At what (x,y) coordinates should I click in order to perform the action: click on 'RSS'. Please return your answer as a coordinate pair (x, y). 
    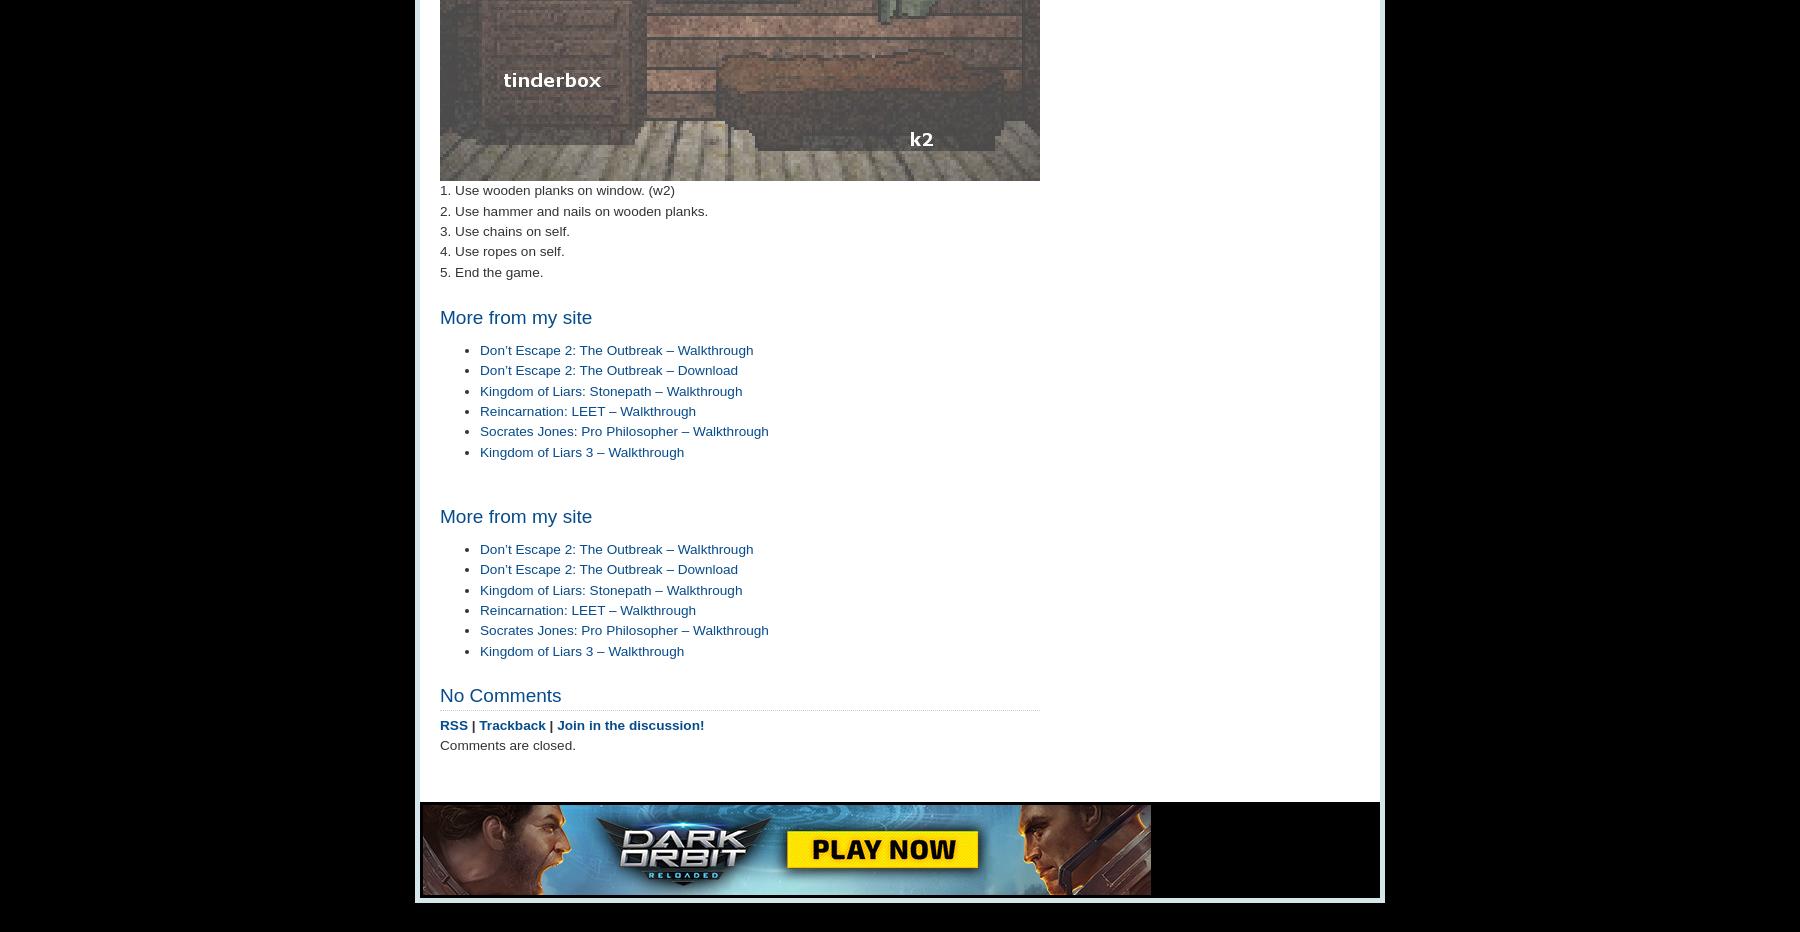
    Looking at the image, I should click on (452, 723).